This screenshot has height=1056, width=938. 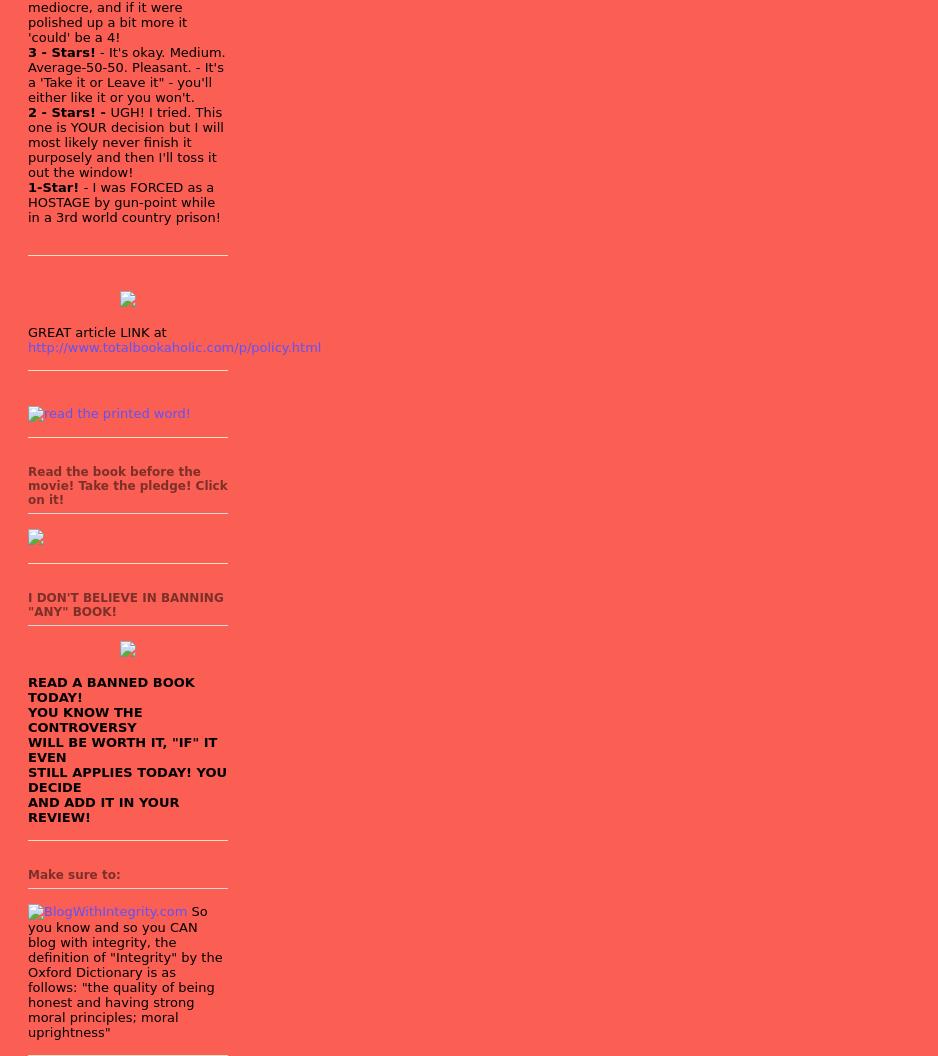 What do you see at coordinates (124, 603) in the screenshot?
I see `'I DON'T BELIEVE IN BANNING "ANY" BOOK!'` at bounding box center [124, 603].